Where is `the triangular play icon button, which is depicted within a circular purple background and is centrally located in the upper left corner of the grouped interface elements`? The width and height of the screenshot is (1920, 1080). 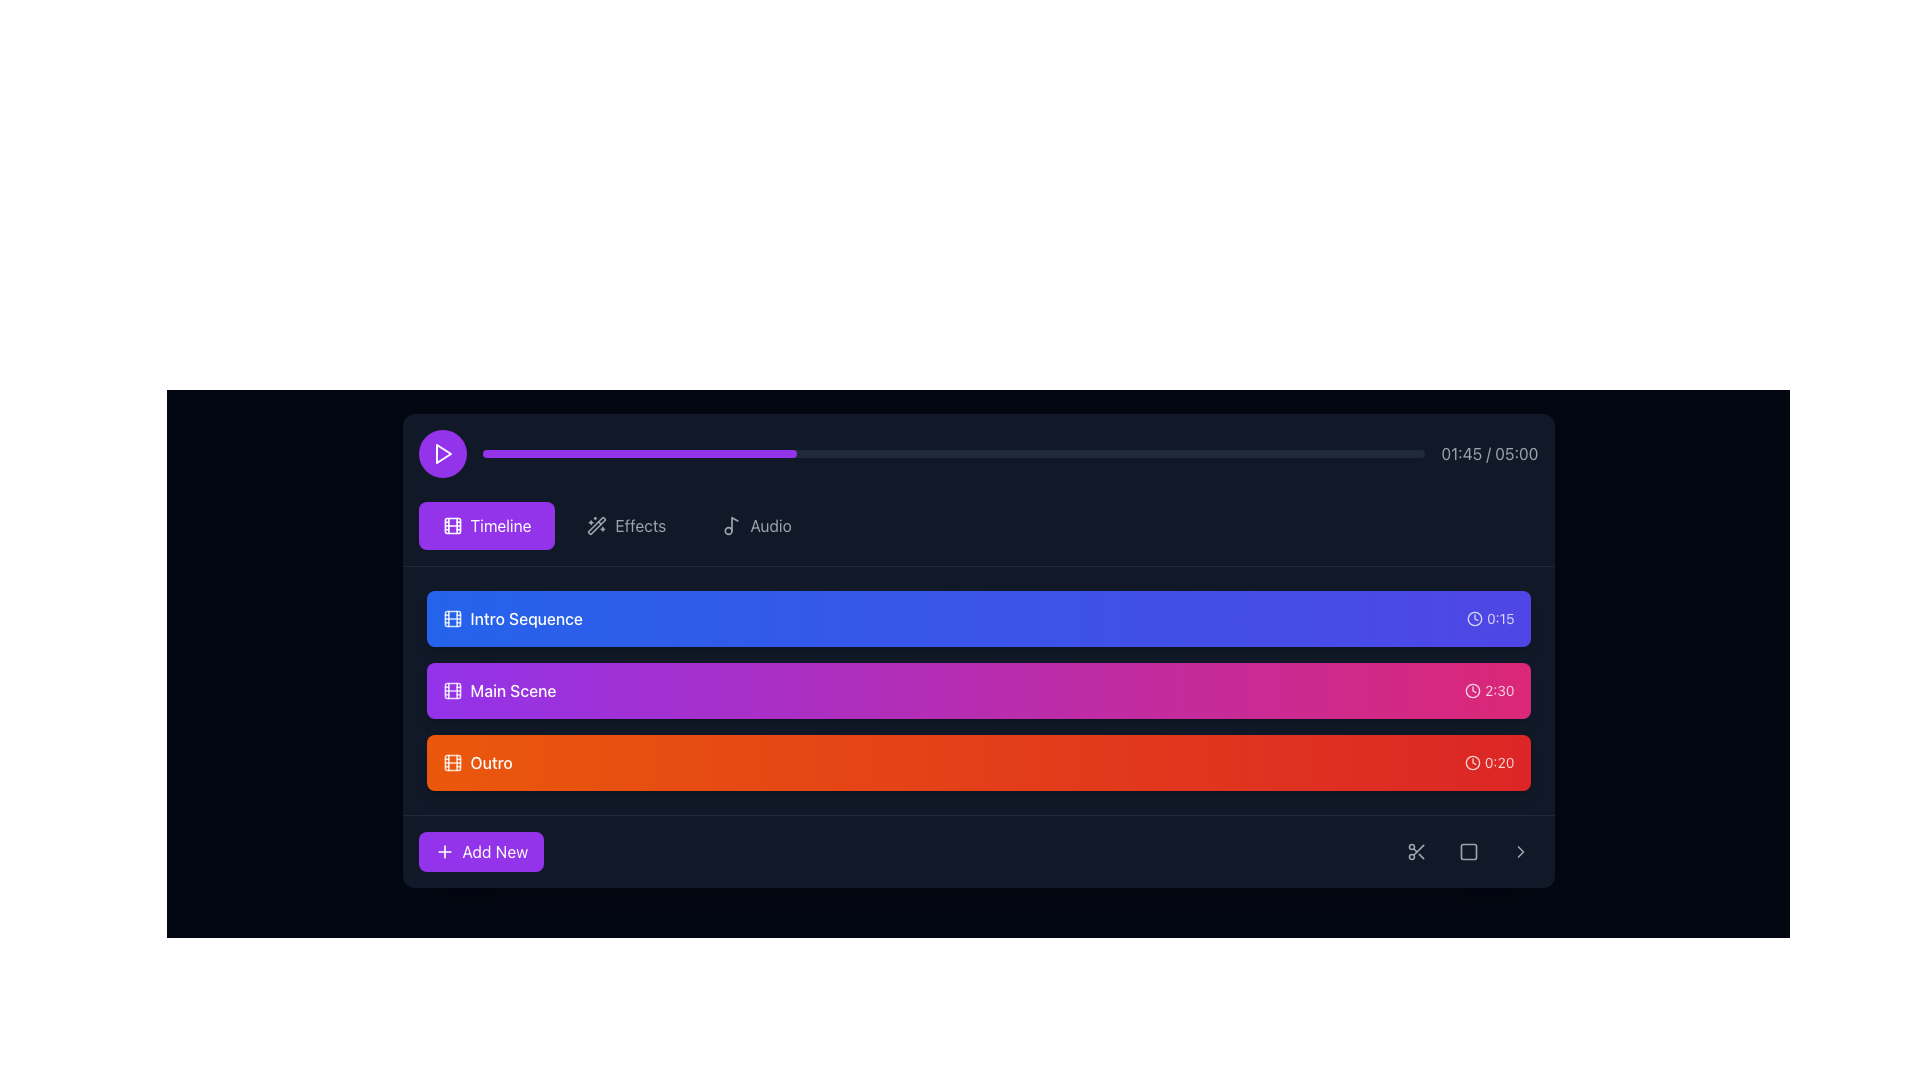
the triangular play icon button, which is depicted within a circular purple background and is centrally located in the upper left corner of the grouped interface elements is located at coordinates (441, 454).